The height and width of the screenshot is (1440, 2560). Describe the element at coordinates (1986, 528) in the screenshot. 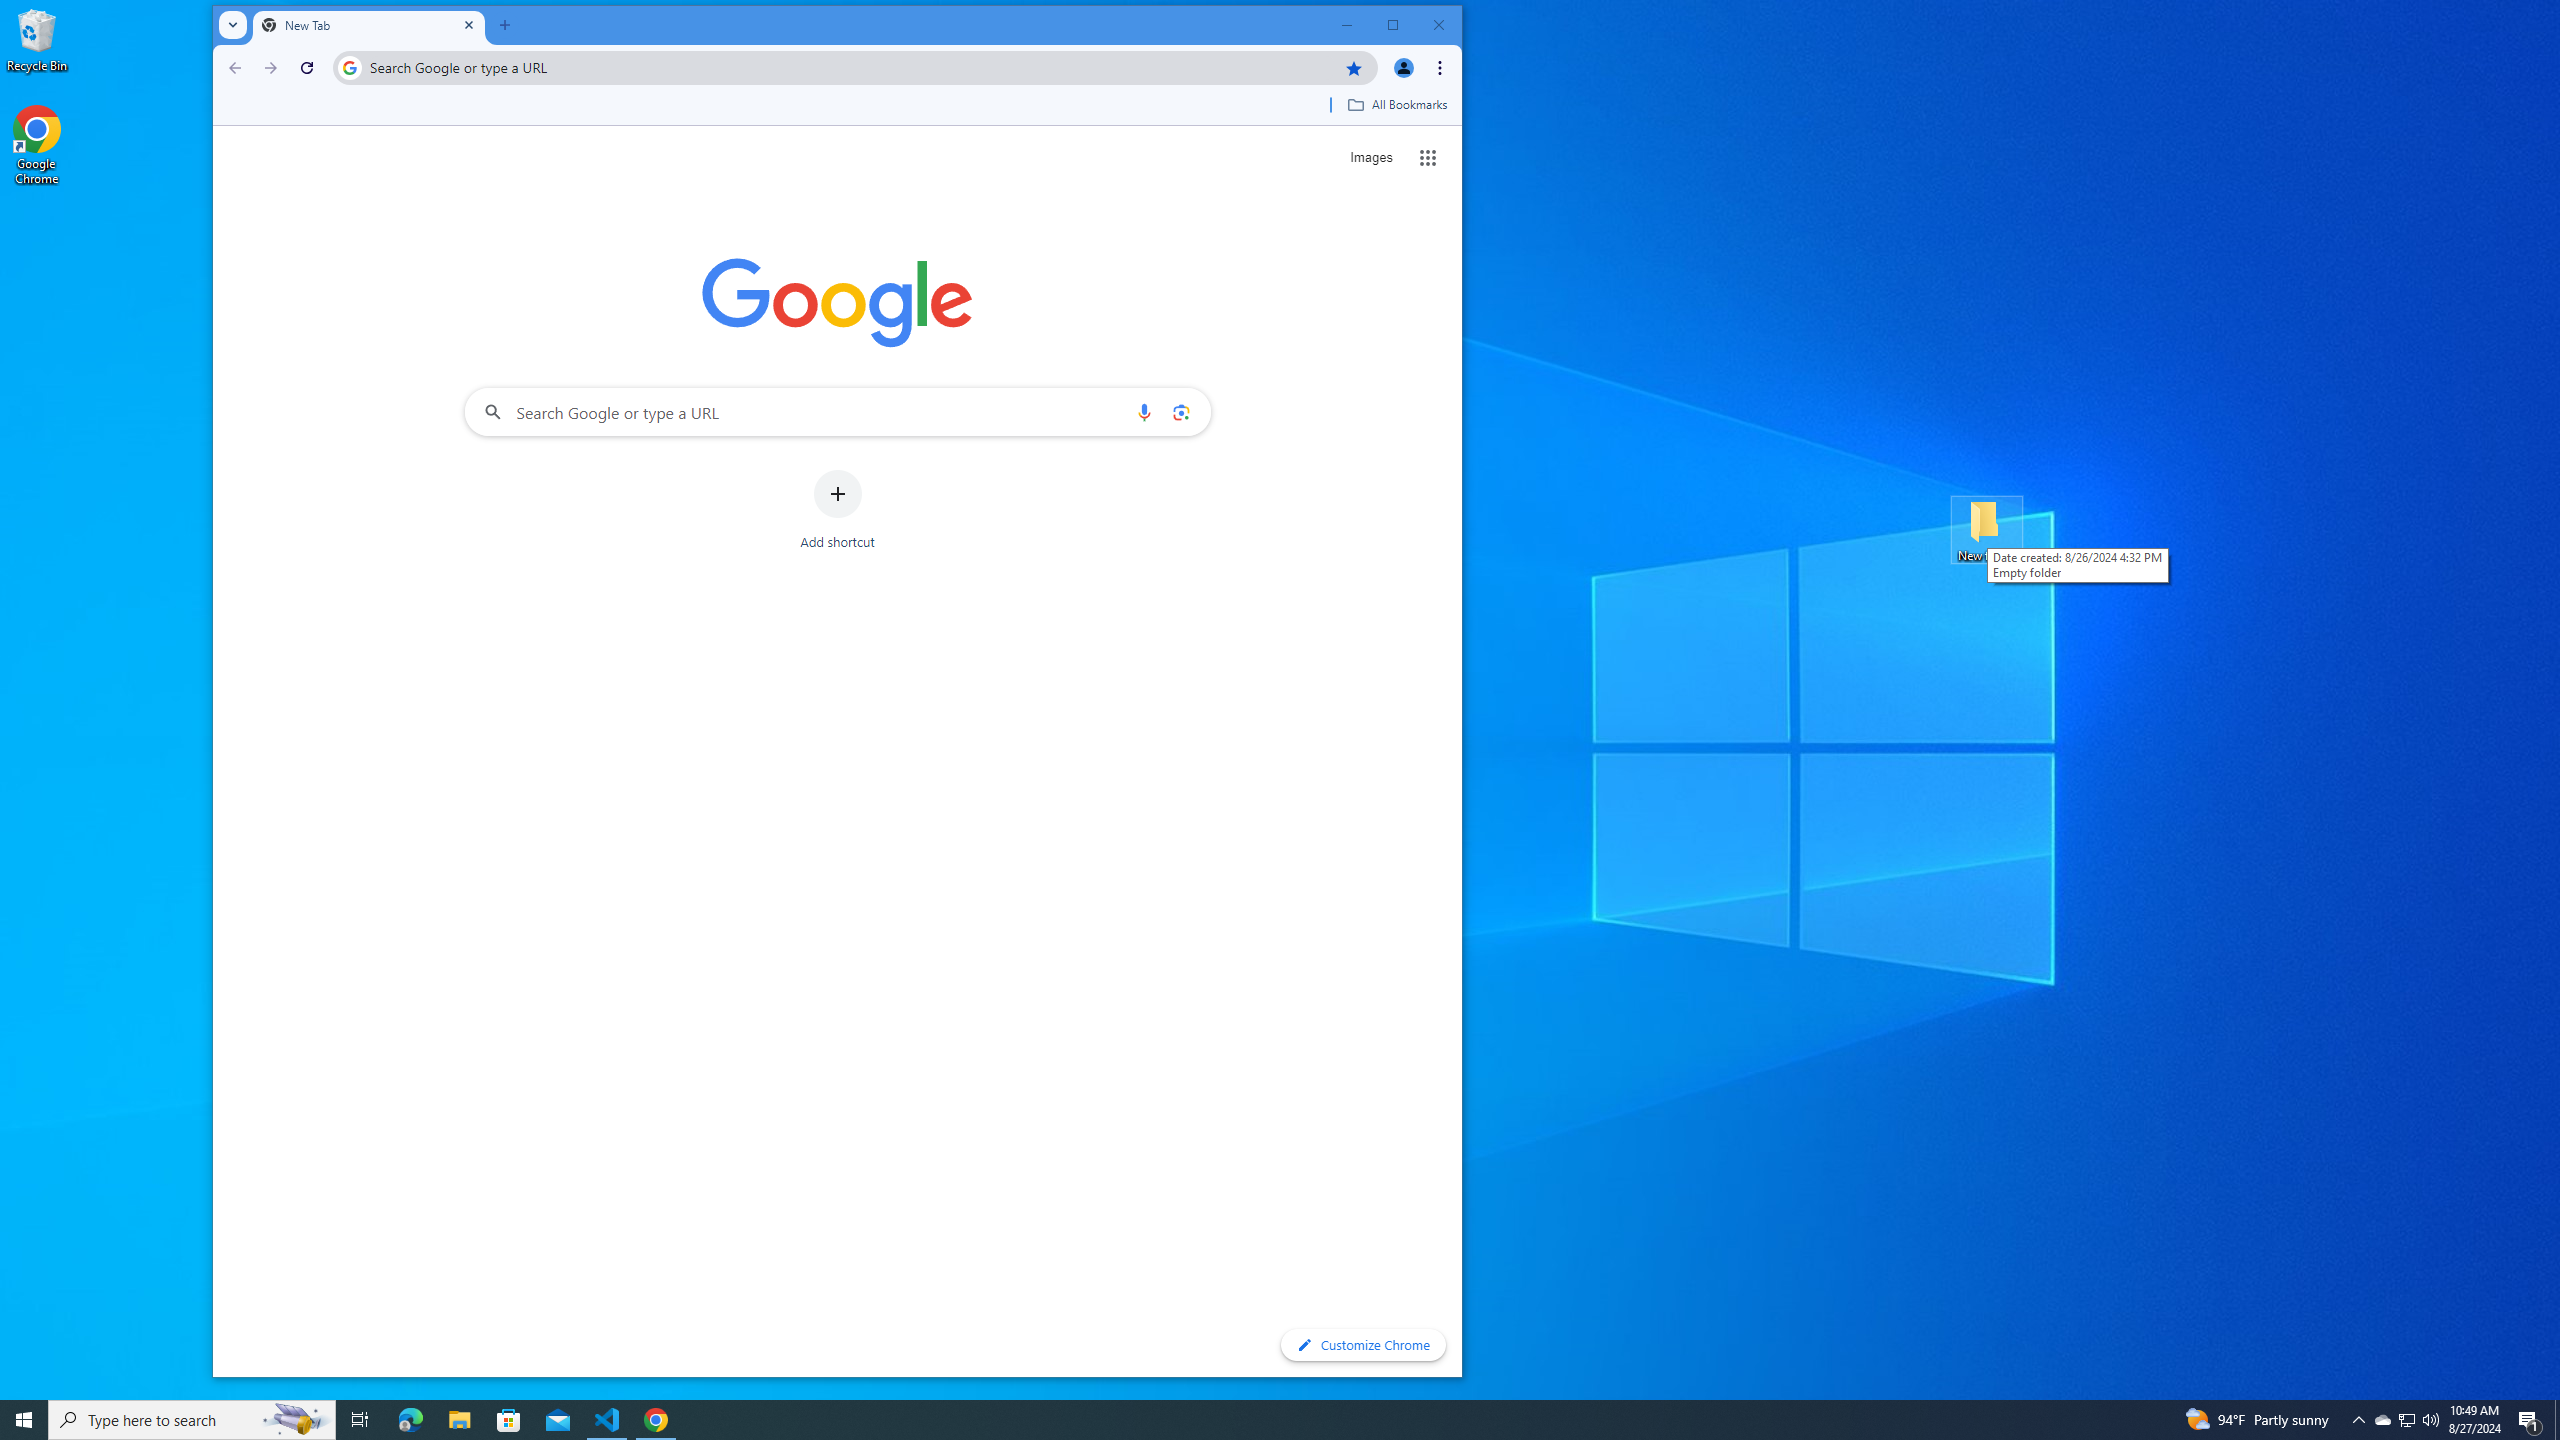

I see `'New folder'` at that location.